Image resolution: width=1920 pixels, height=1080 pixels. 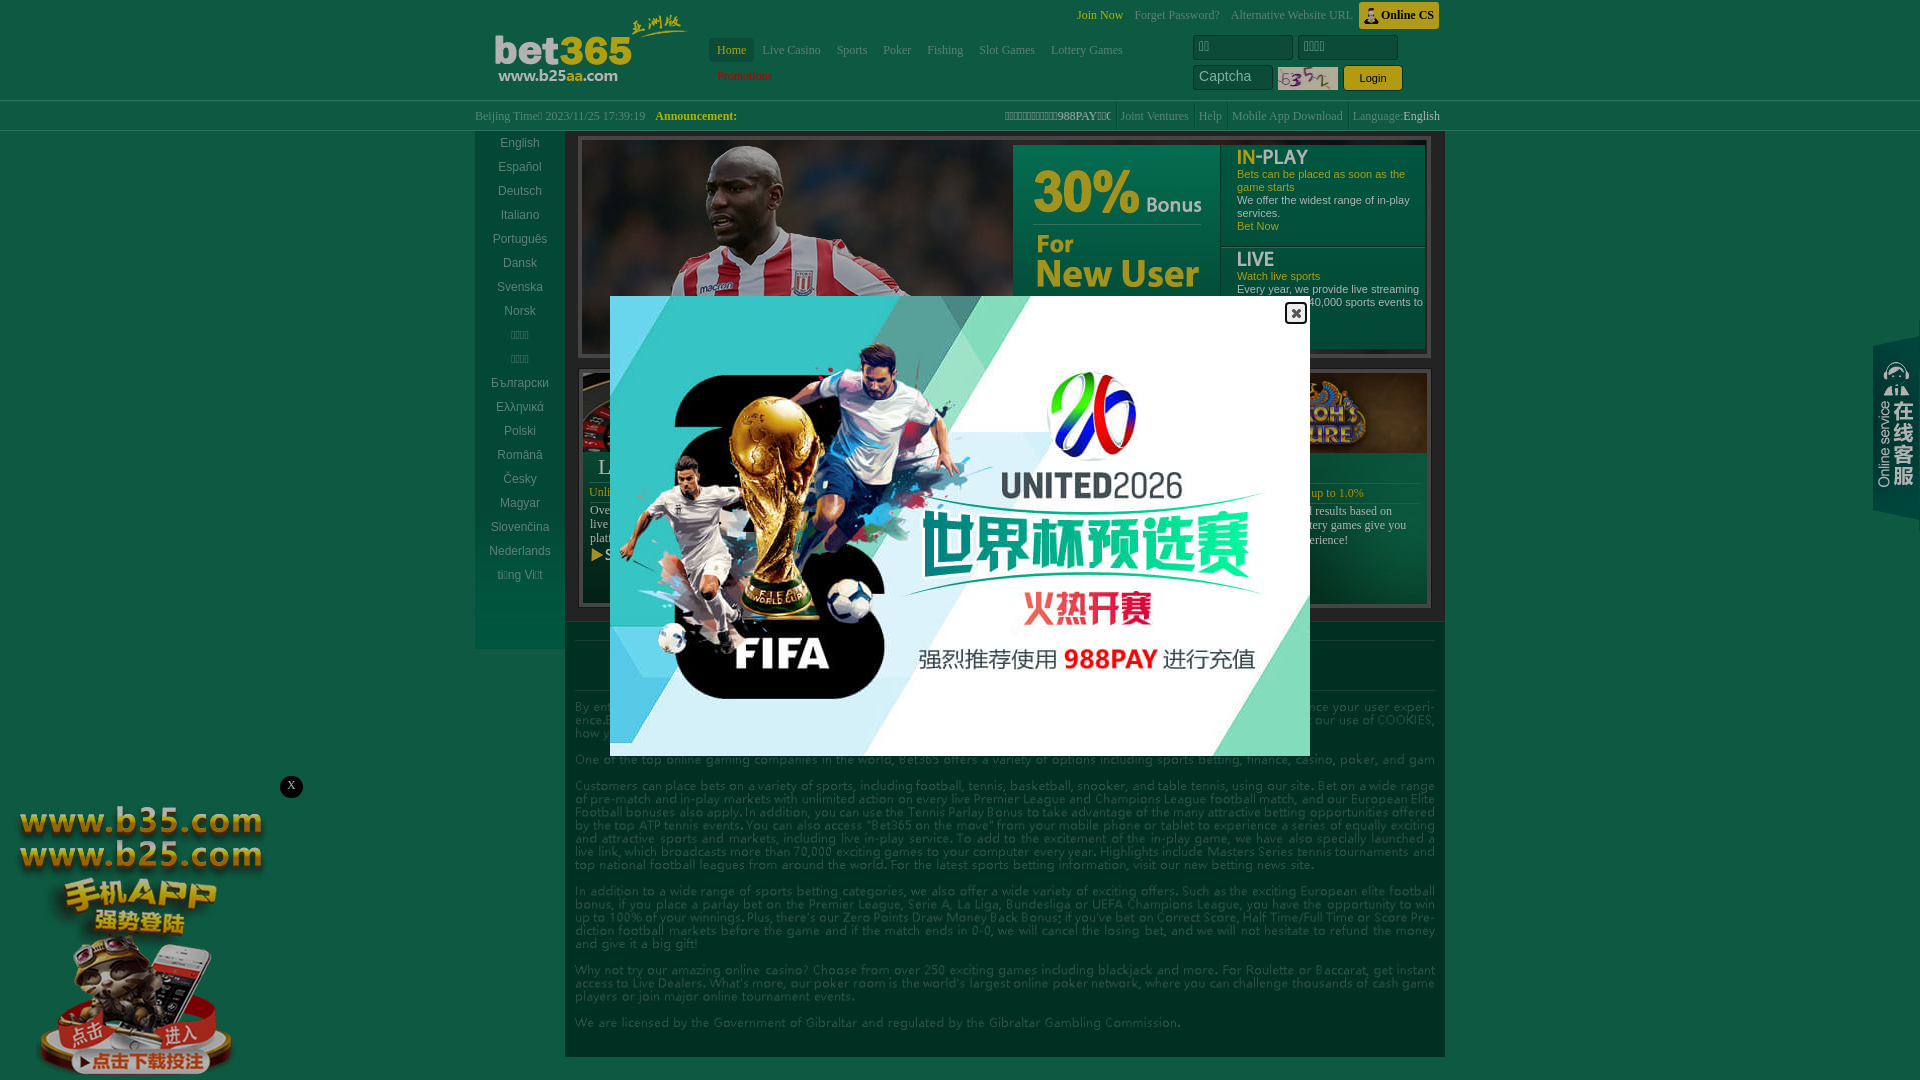 I want to click on 'Login', so click(x=1343, y=76).